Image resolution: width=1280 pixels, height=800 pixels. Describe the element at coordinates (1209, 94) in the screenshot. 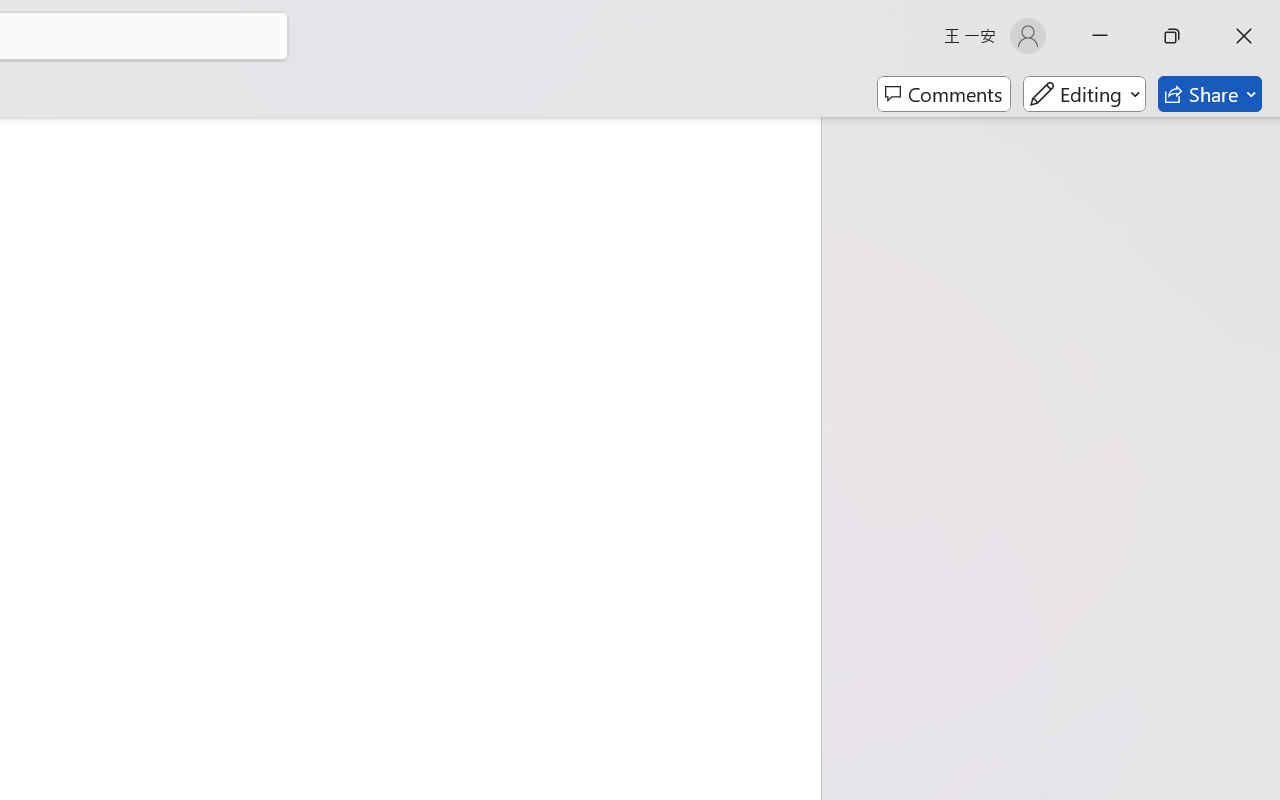

I see `'Share'` at that location.